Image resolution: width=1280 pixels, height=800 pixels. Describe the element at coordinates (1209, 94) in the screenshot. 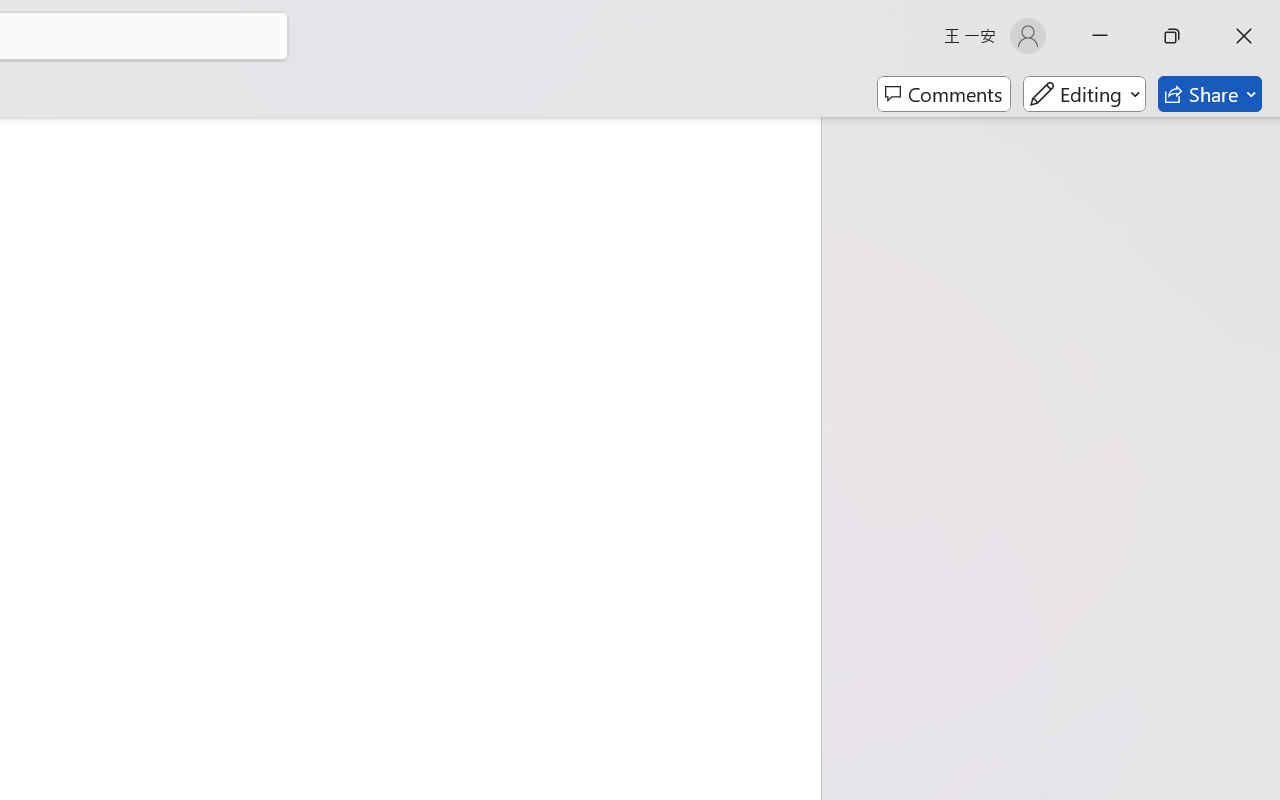

I see `'Share'` at that location.